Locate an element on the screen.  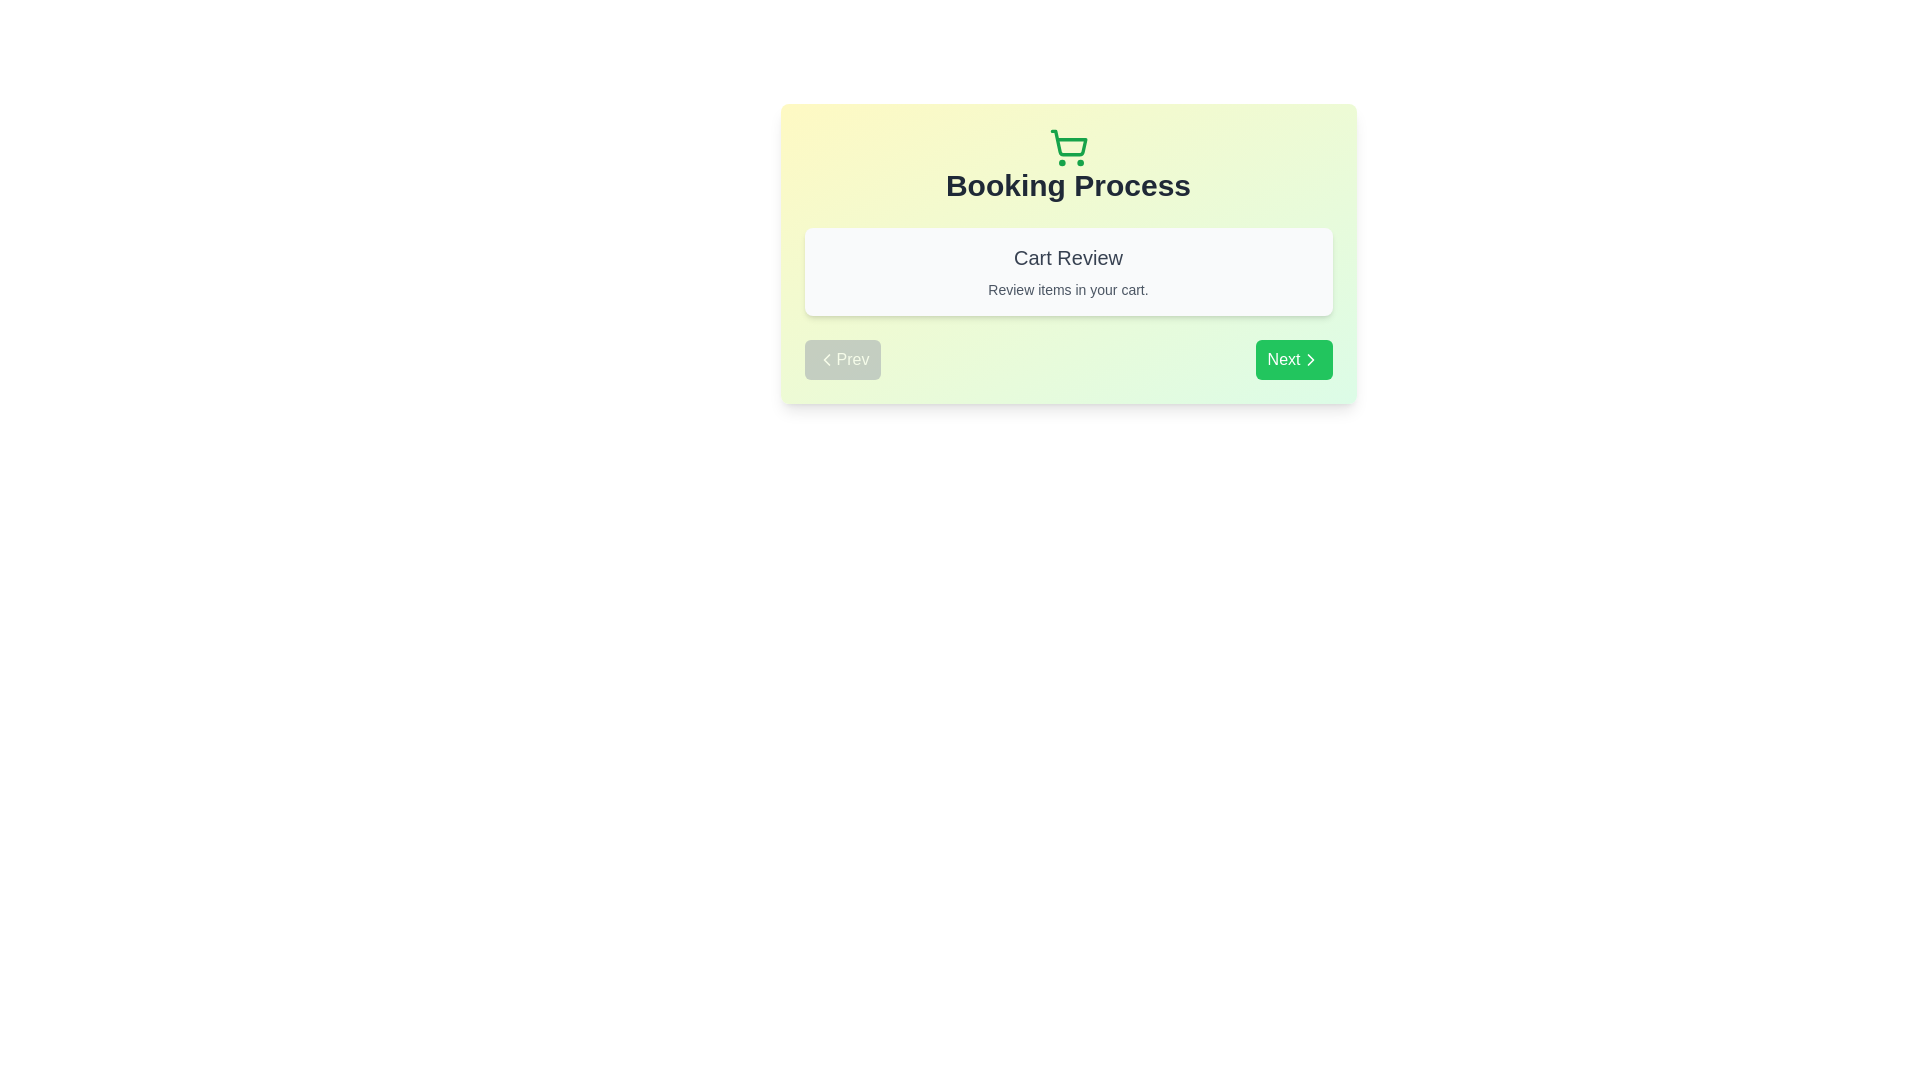
the Heading element that indicates the current step in the booking process, which is located below a shopping cart icon and above the 'Cart Review' section is located at coordinates (1067, 164).